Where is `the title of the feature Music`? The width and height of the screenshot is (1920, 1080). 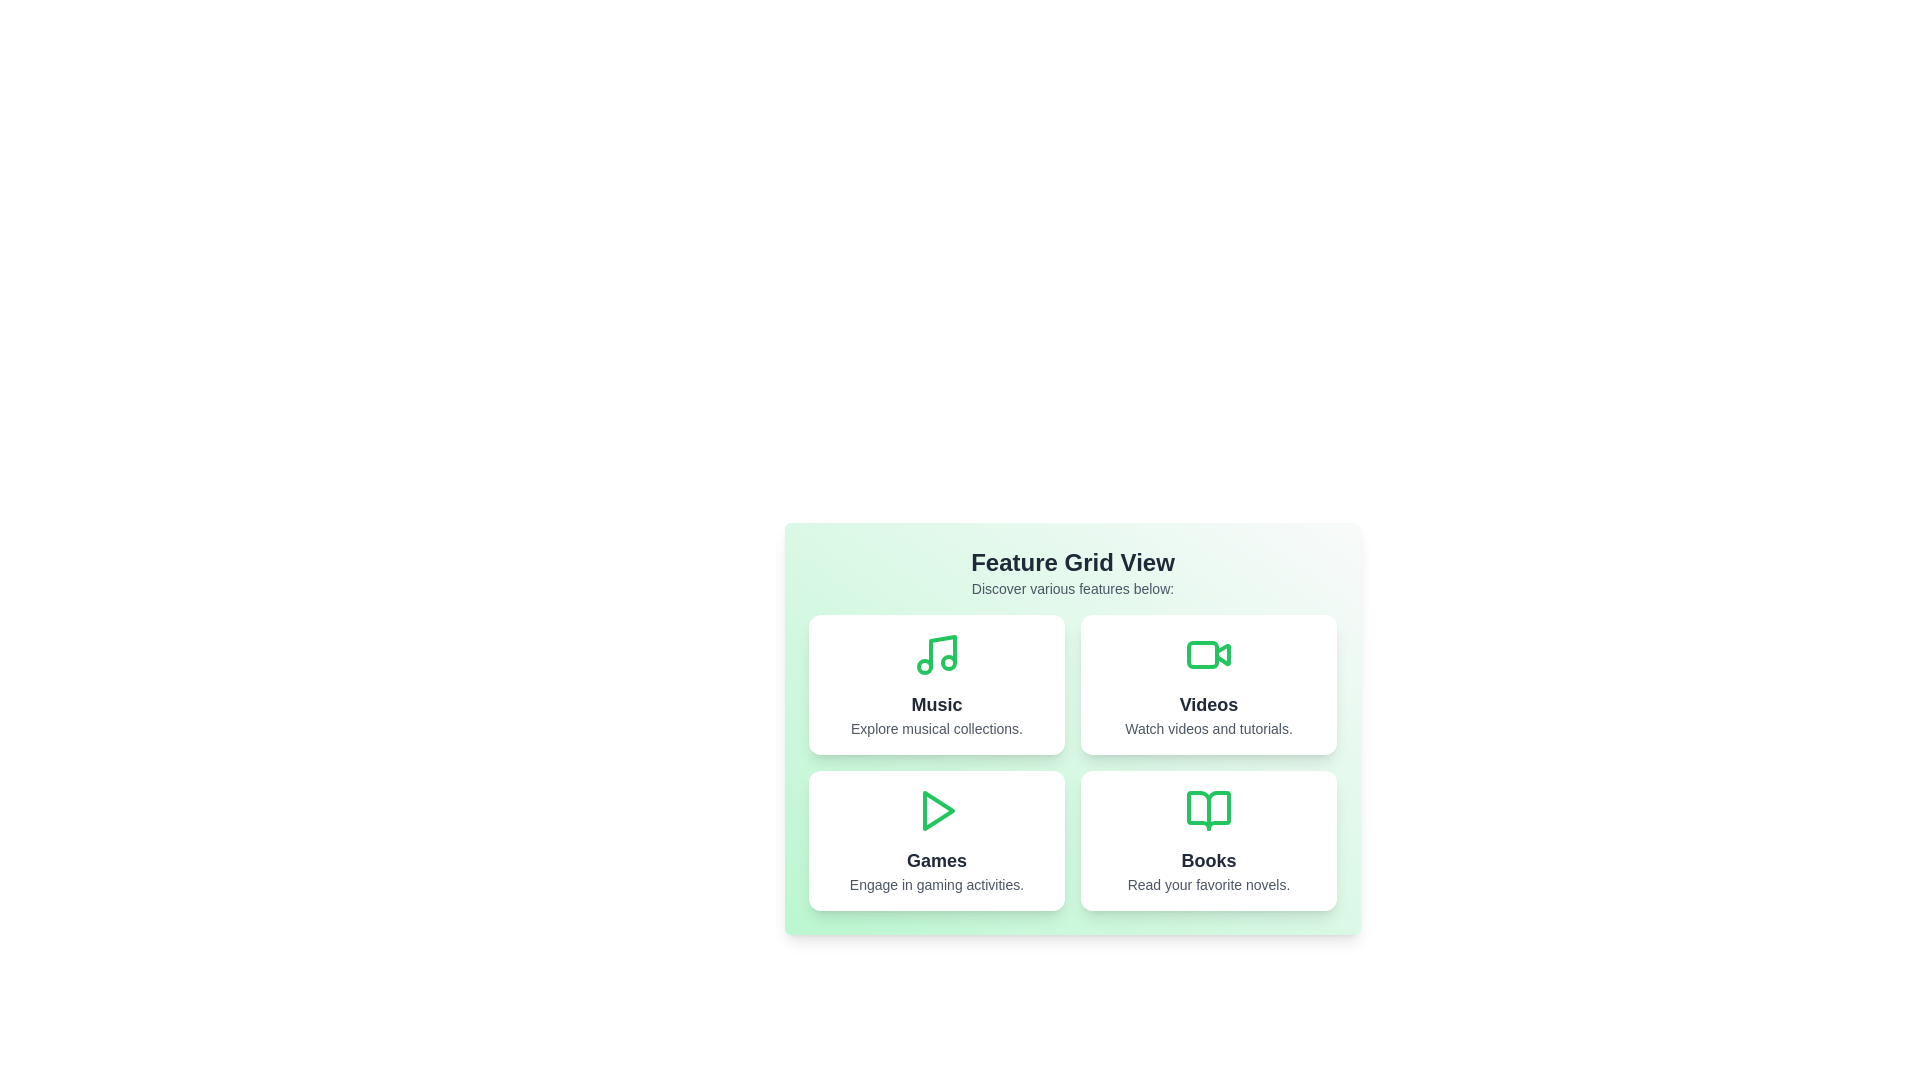 the title of the feature Music is located at coordinates (935, 704).